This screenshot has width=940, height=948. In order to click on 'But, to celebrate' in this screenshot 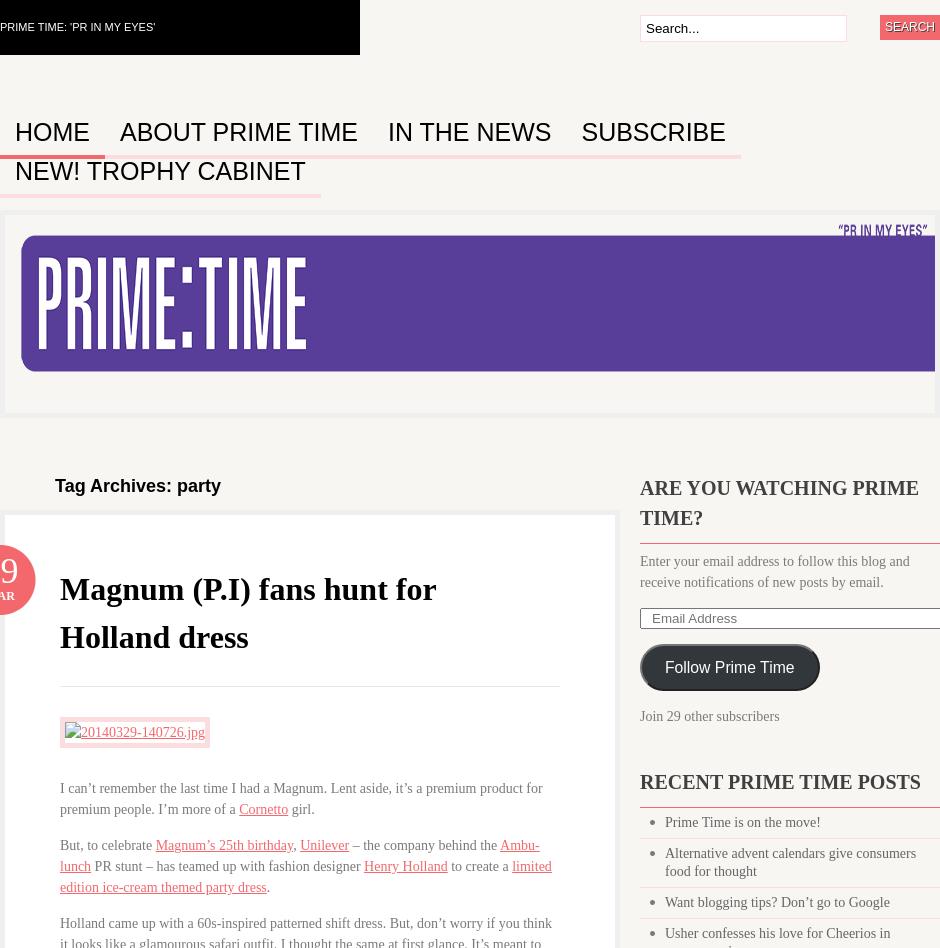, I will do `click(107, 844)`.